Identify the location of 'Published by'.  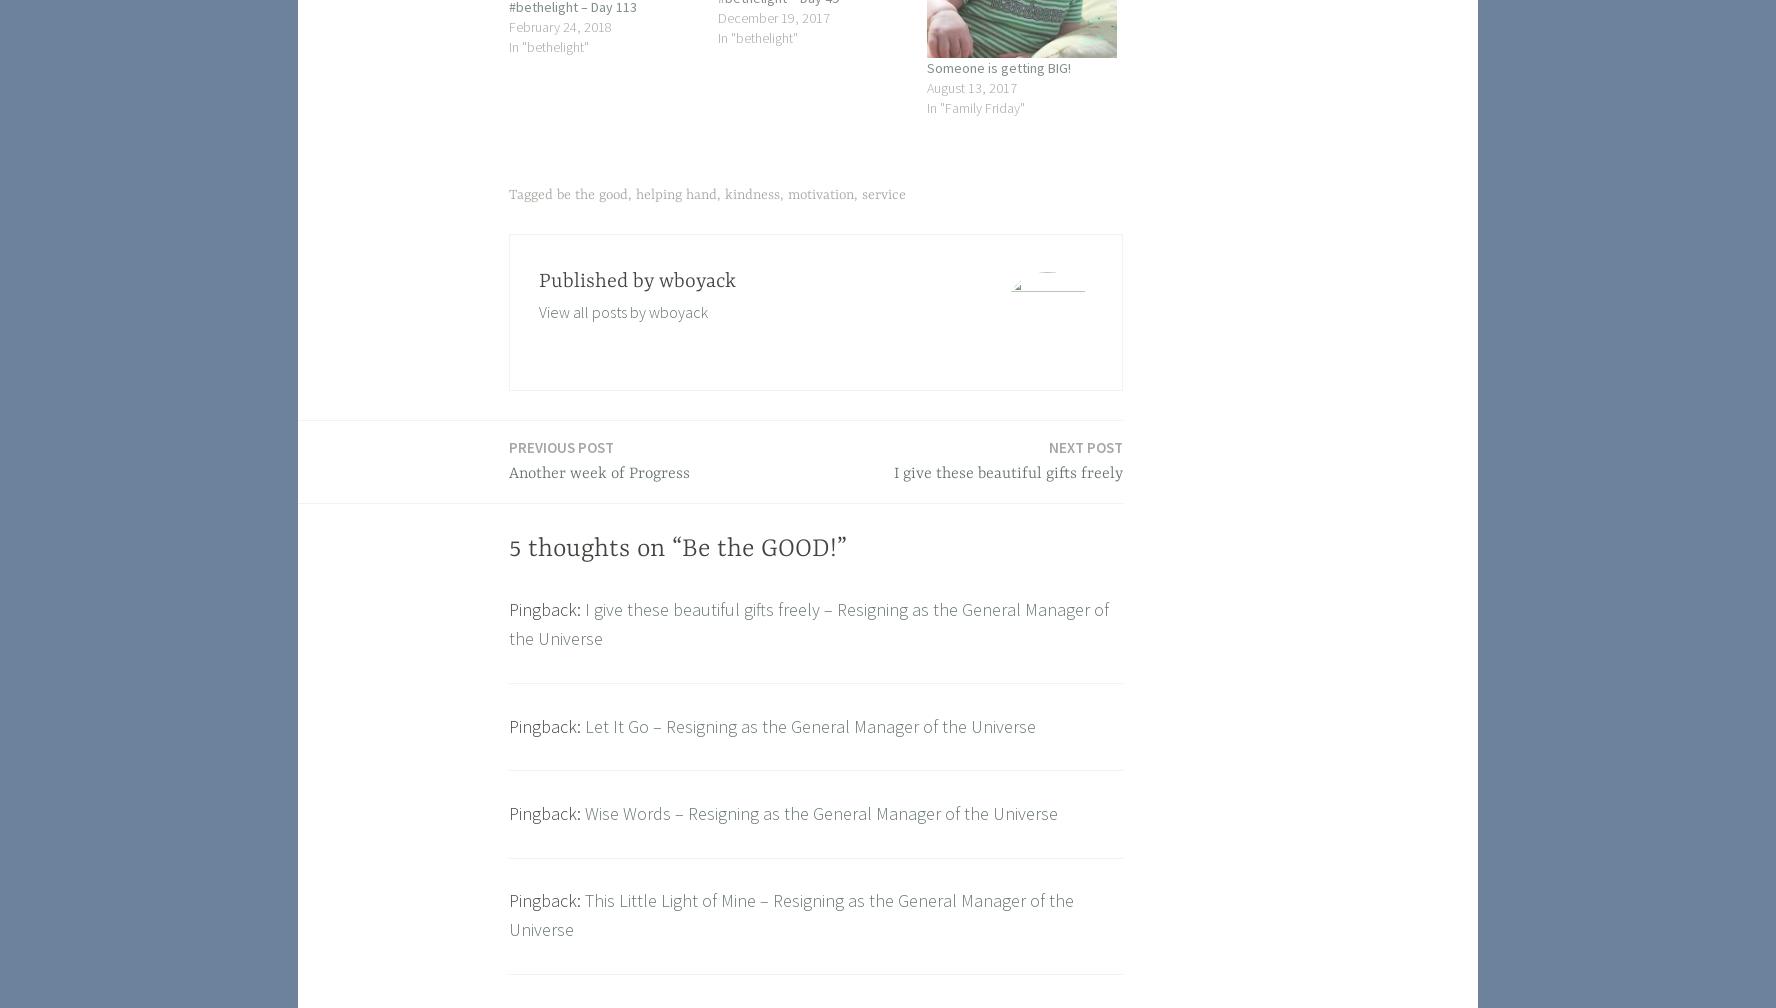
(537, 280).